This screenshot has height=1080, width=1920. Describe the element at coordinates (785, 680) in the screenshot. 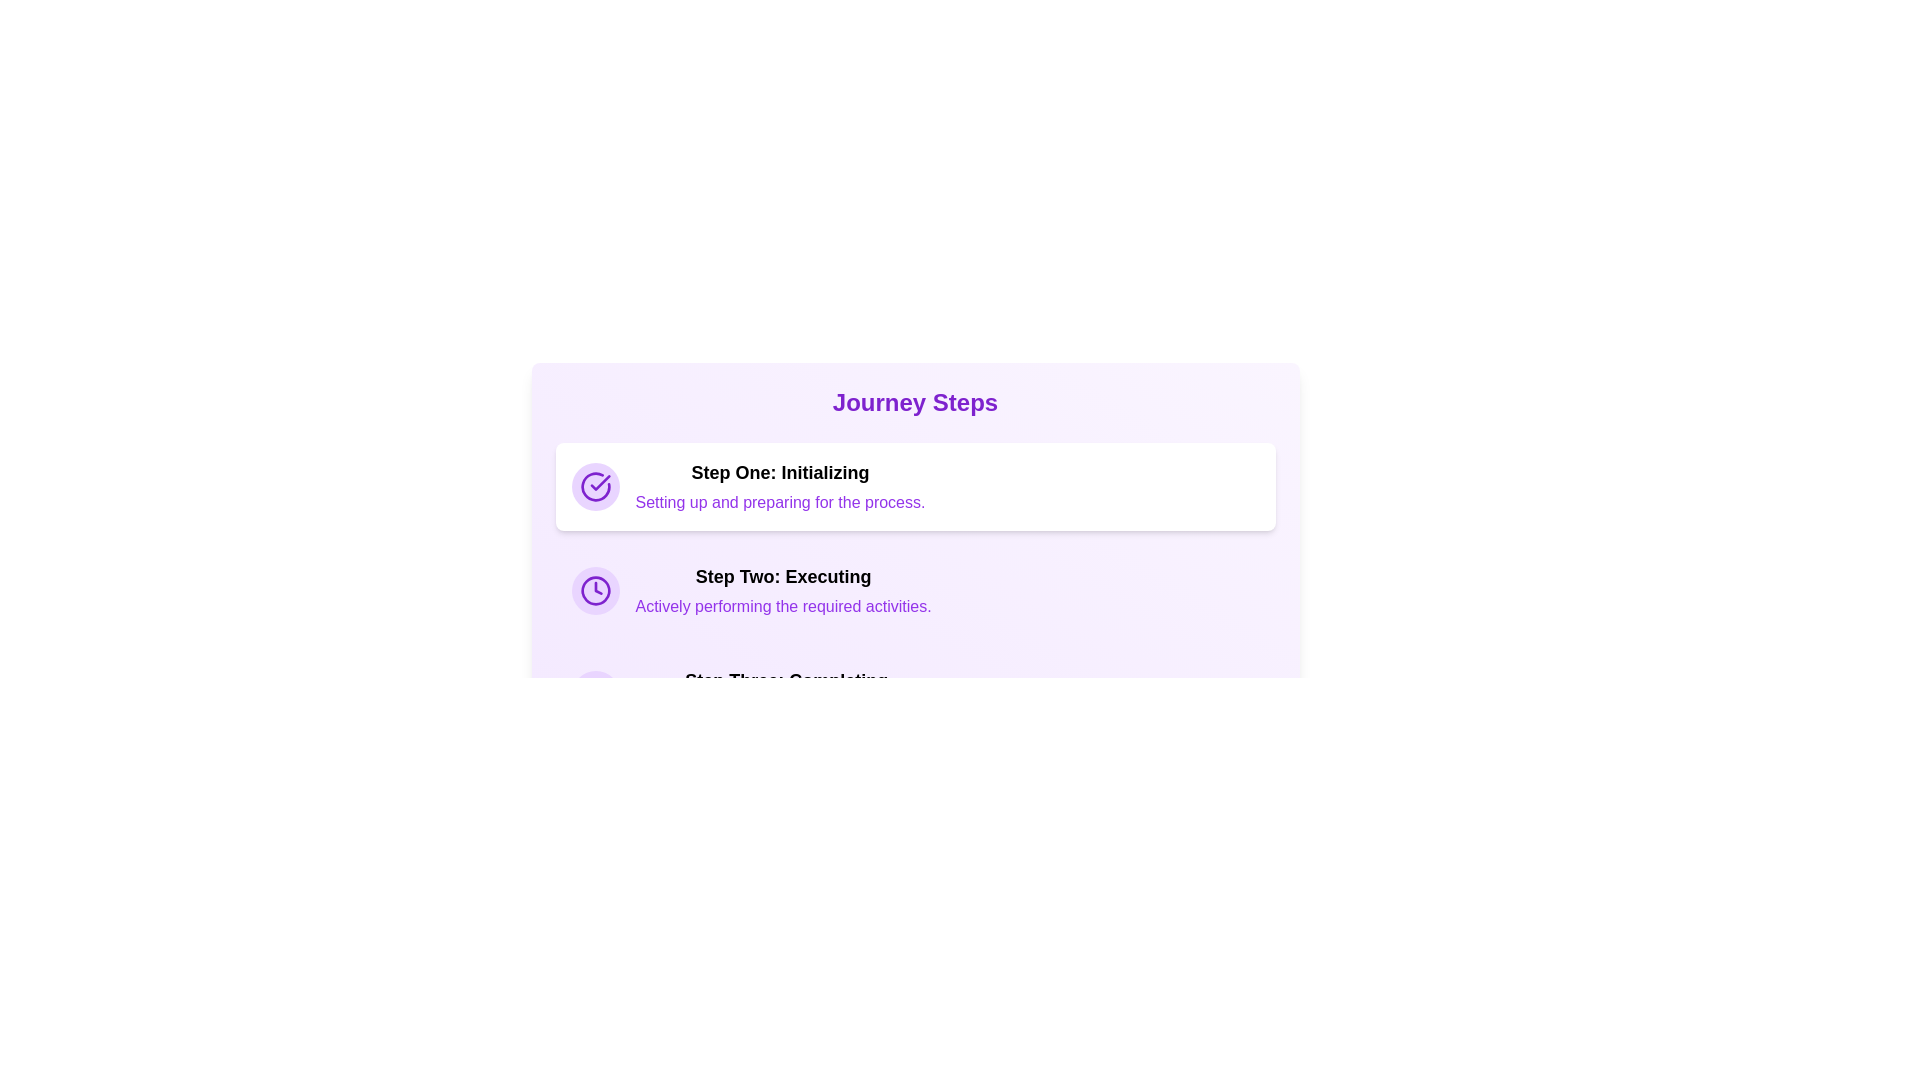

I see `the text component displaying 'Step Three: Completing' in the 'Journey Steps' interface, which is styled with a bold sans-serif font on a light purple background` at that location.